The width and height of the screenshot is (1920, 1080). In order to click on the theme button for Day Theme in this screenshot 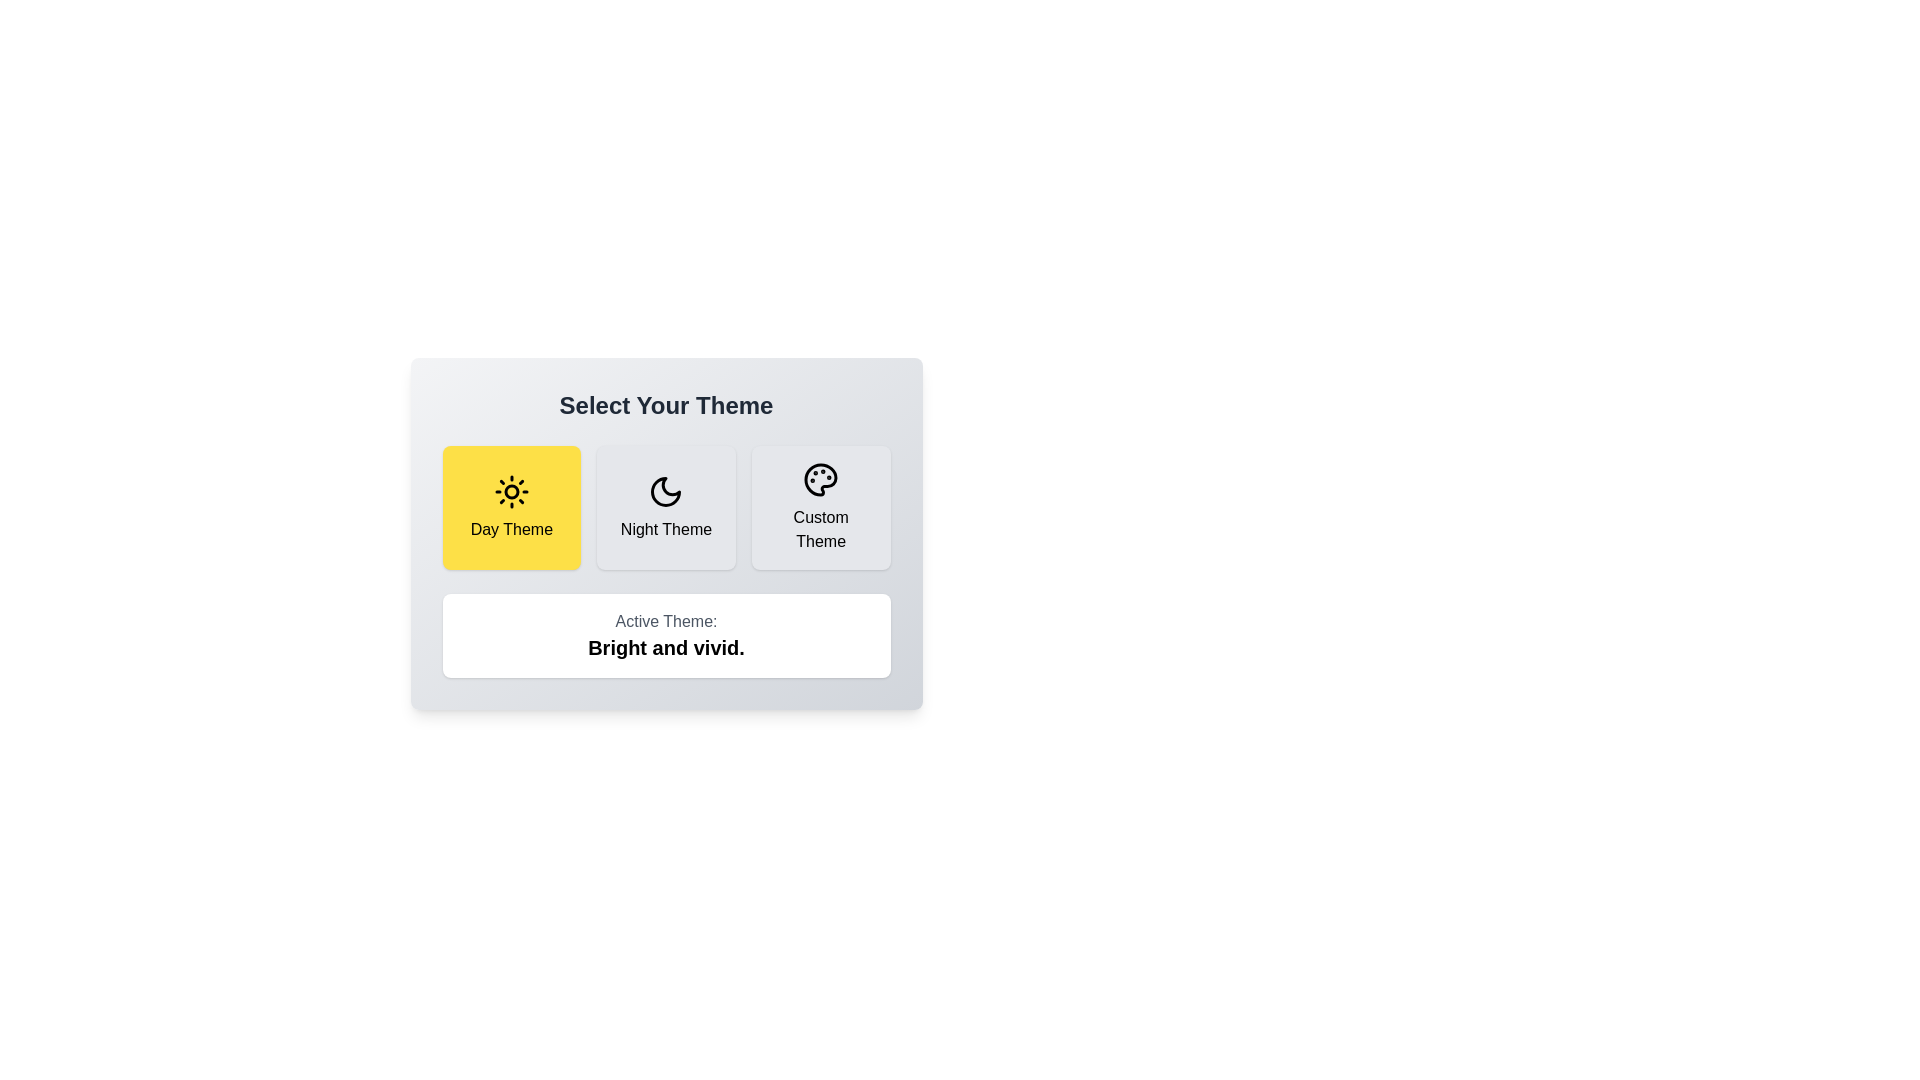, I will do `click(511, 507)`.